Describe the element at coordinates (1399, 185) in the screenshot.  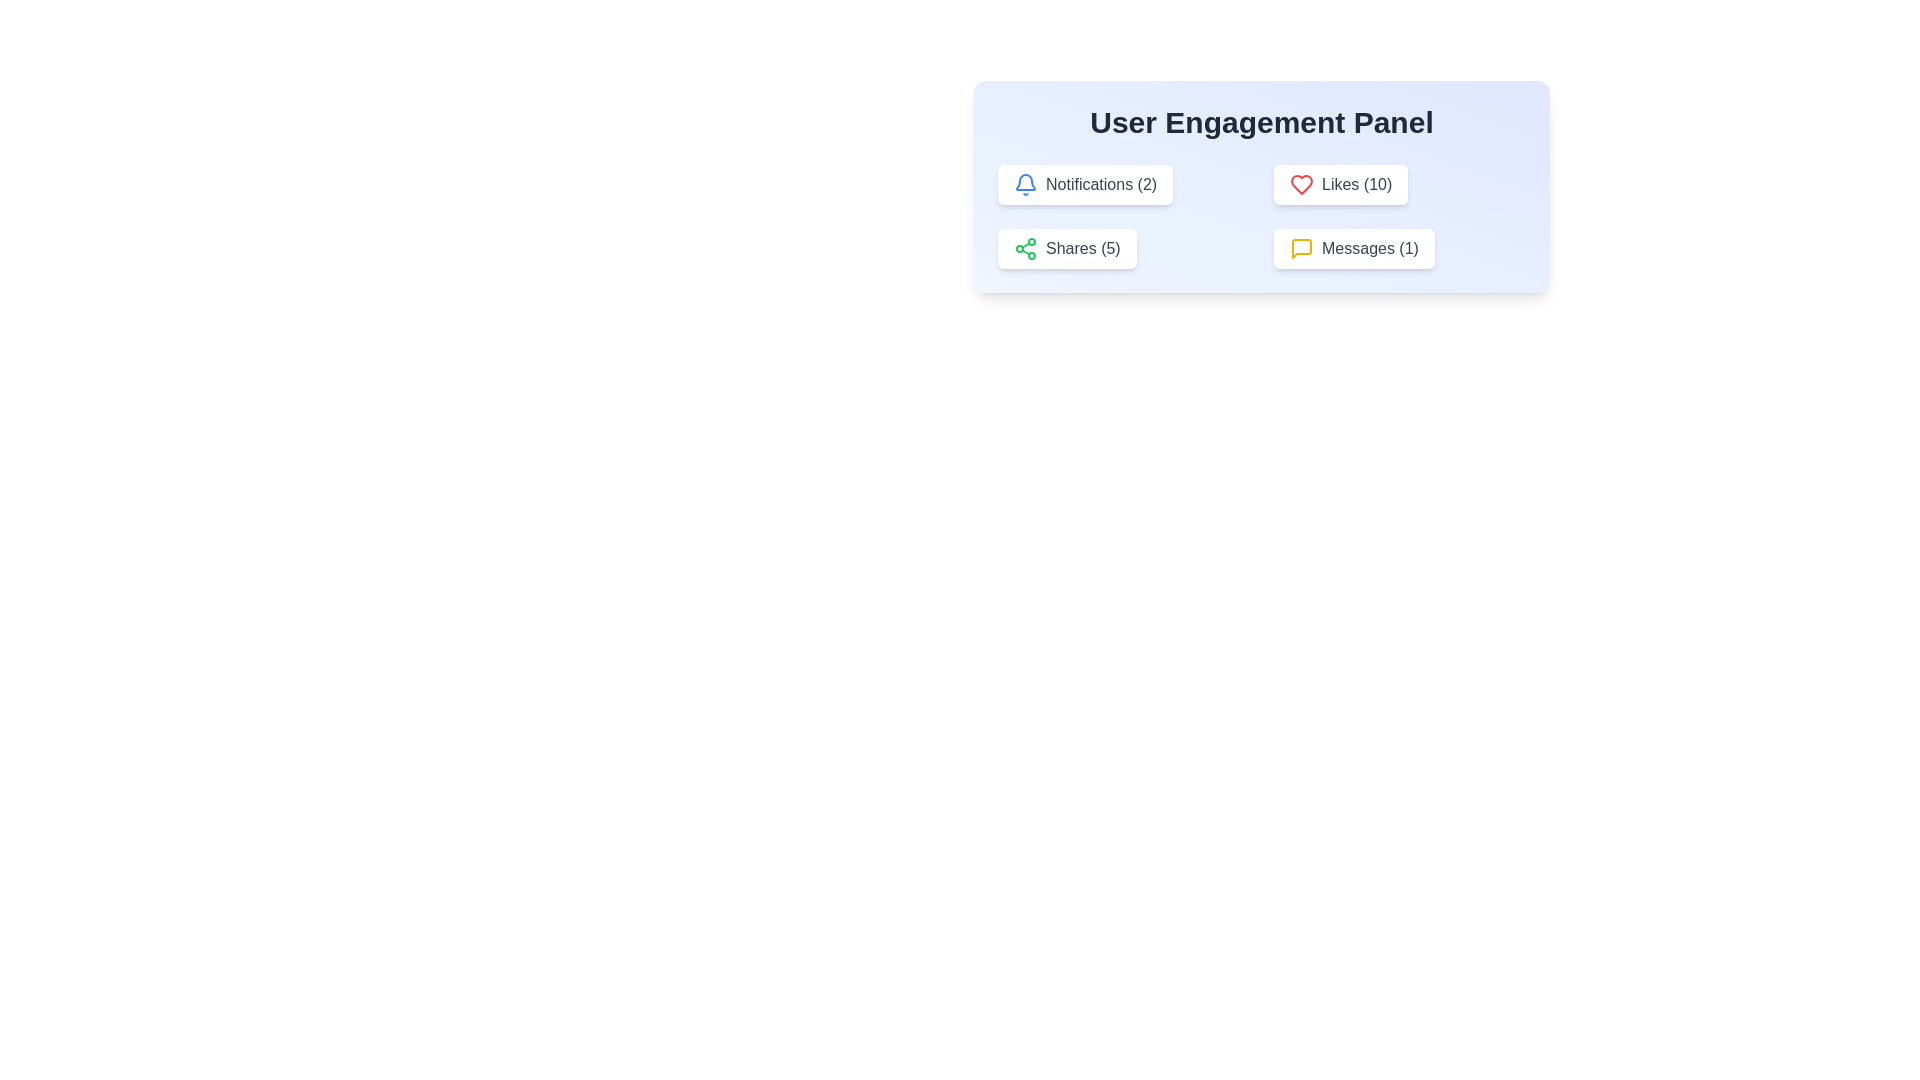
I see `the 'Likes (10)' interactive button` at that location.